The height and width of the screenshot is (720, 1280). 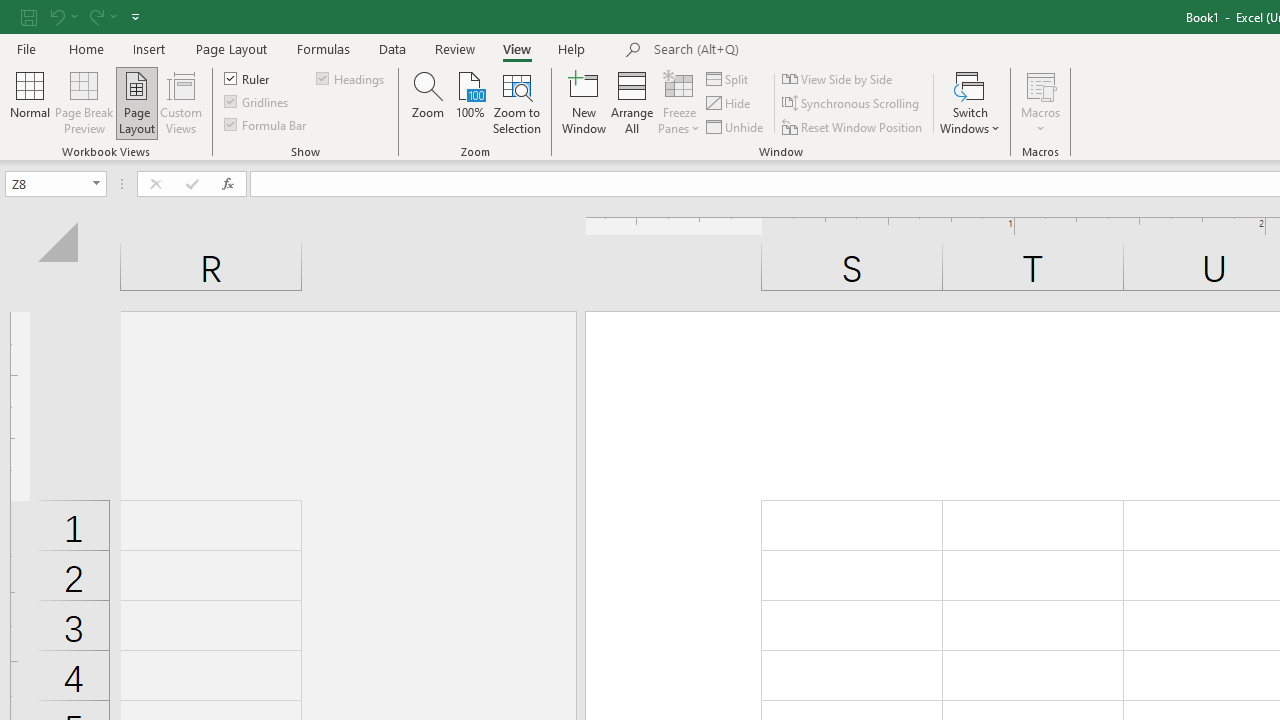 What do you see at coordinates (469, 103) in the screenshot?
I see `'100%'` at bounding box center [469, 103].